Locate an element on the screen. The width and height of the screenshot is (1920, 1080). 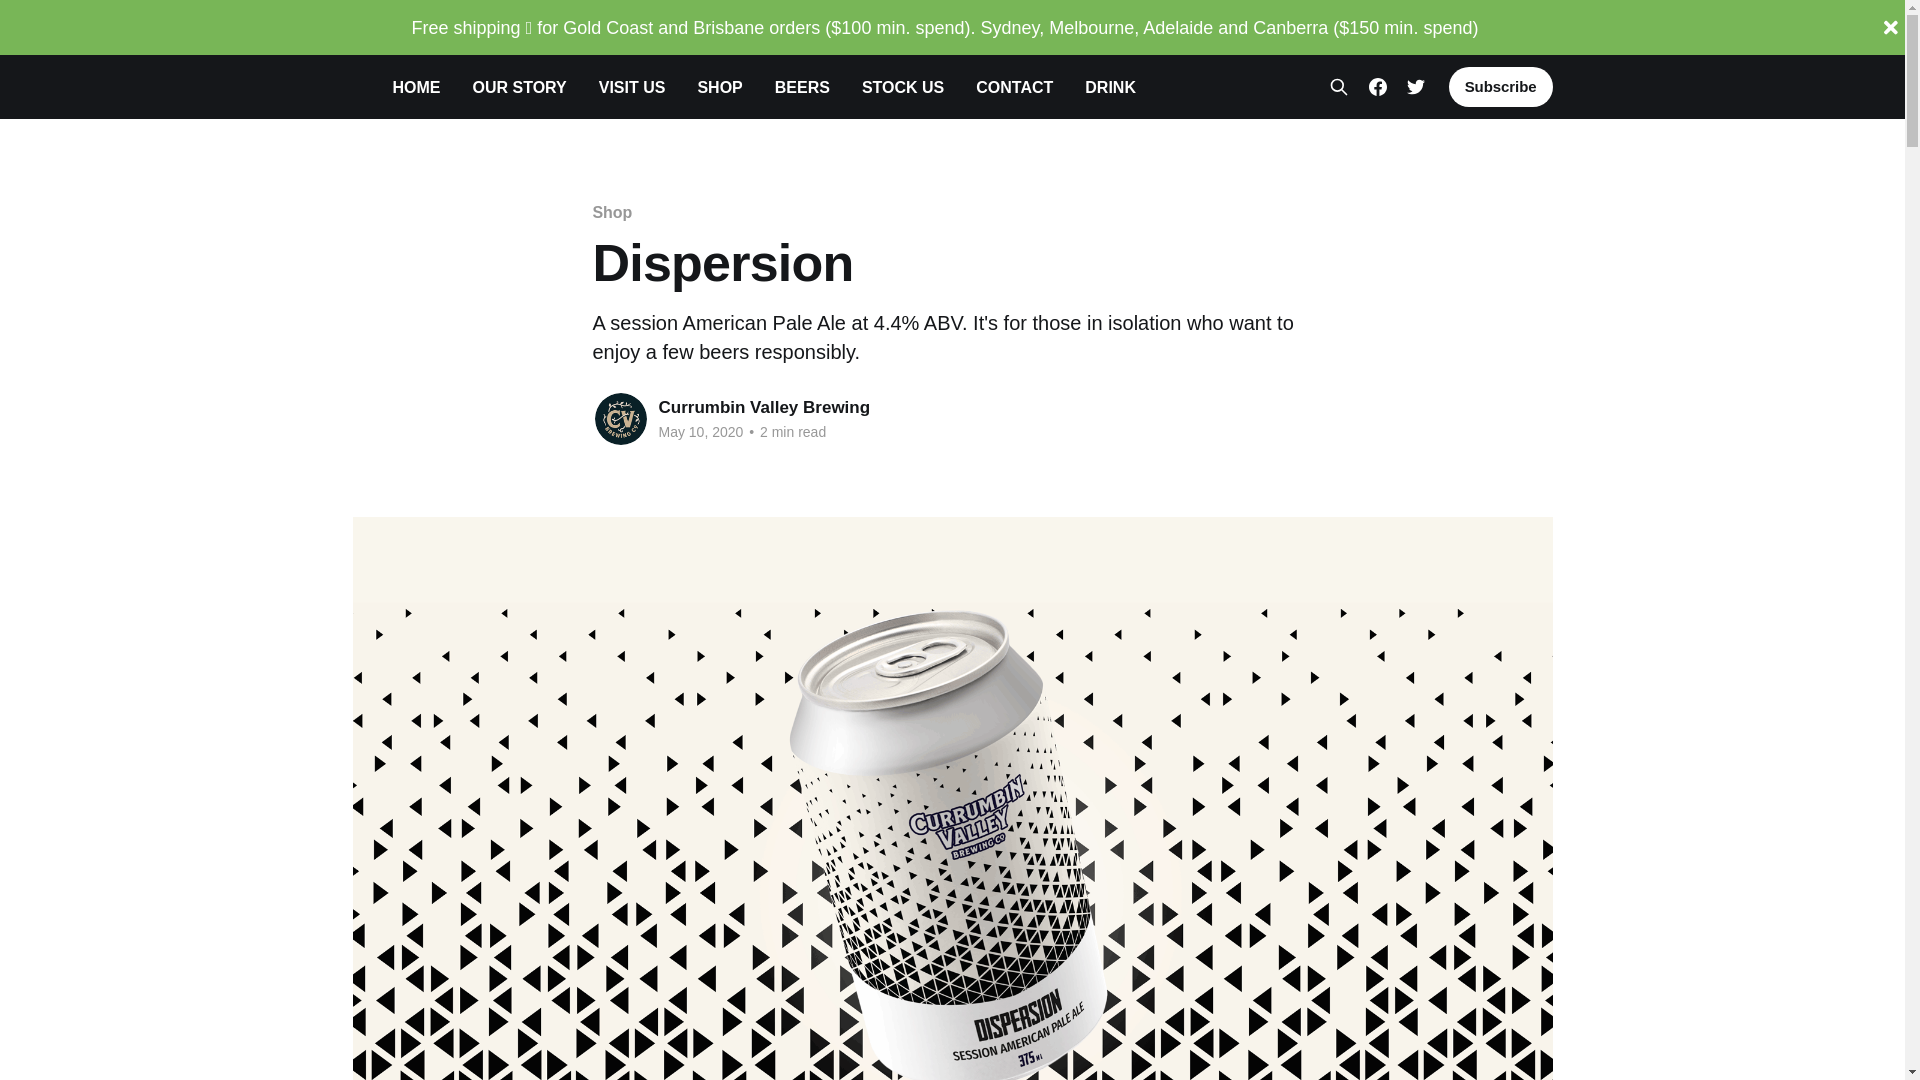
'CONTACT' is located at coordinates (975, 86).